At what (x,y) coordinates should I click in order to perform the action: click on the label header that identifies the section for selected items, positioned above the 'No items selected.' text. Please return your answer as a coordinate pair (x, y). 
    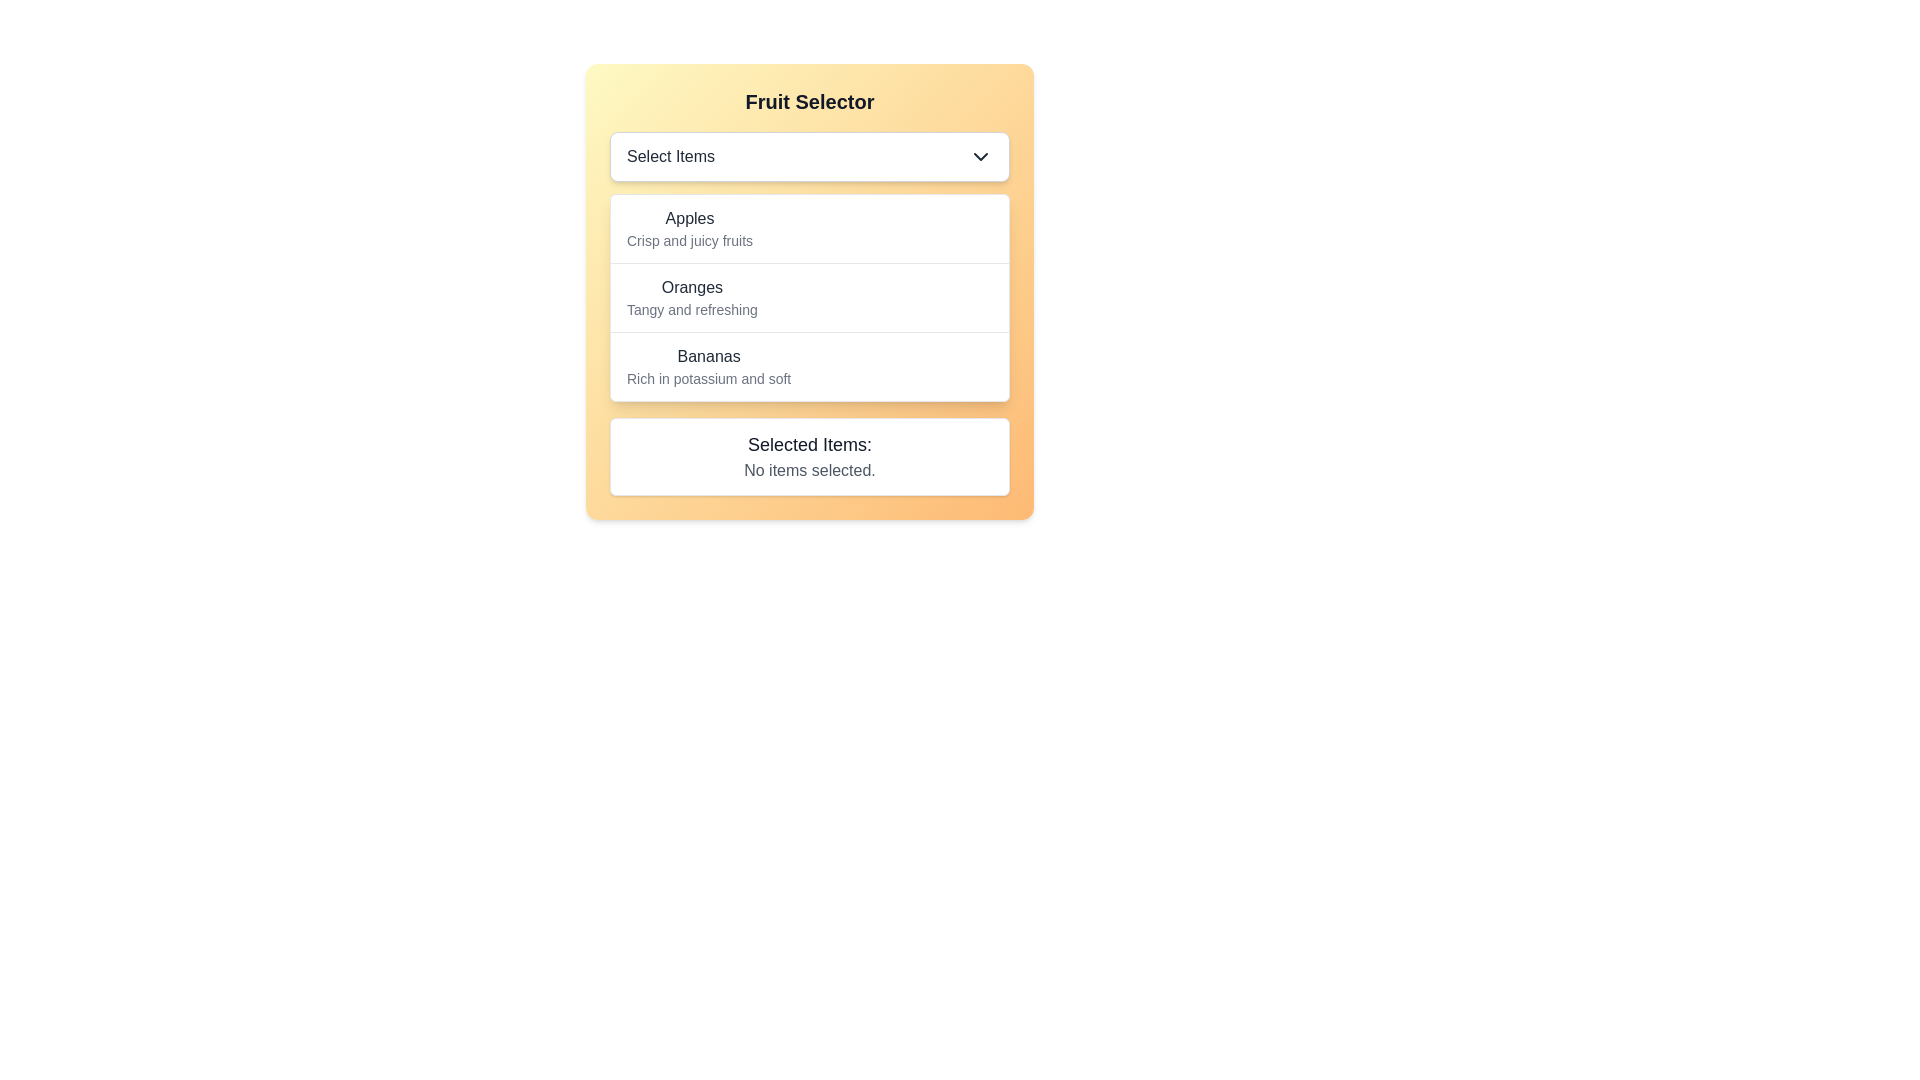
    Looking at the image, I should click on (810, 443).